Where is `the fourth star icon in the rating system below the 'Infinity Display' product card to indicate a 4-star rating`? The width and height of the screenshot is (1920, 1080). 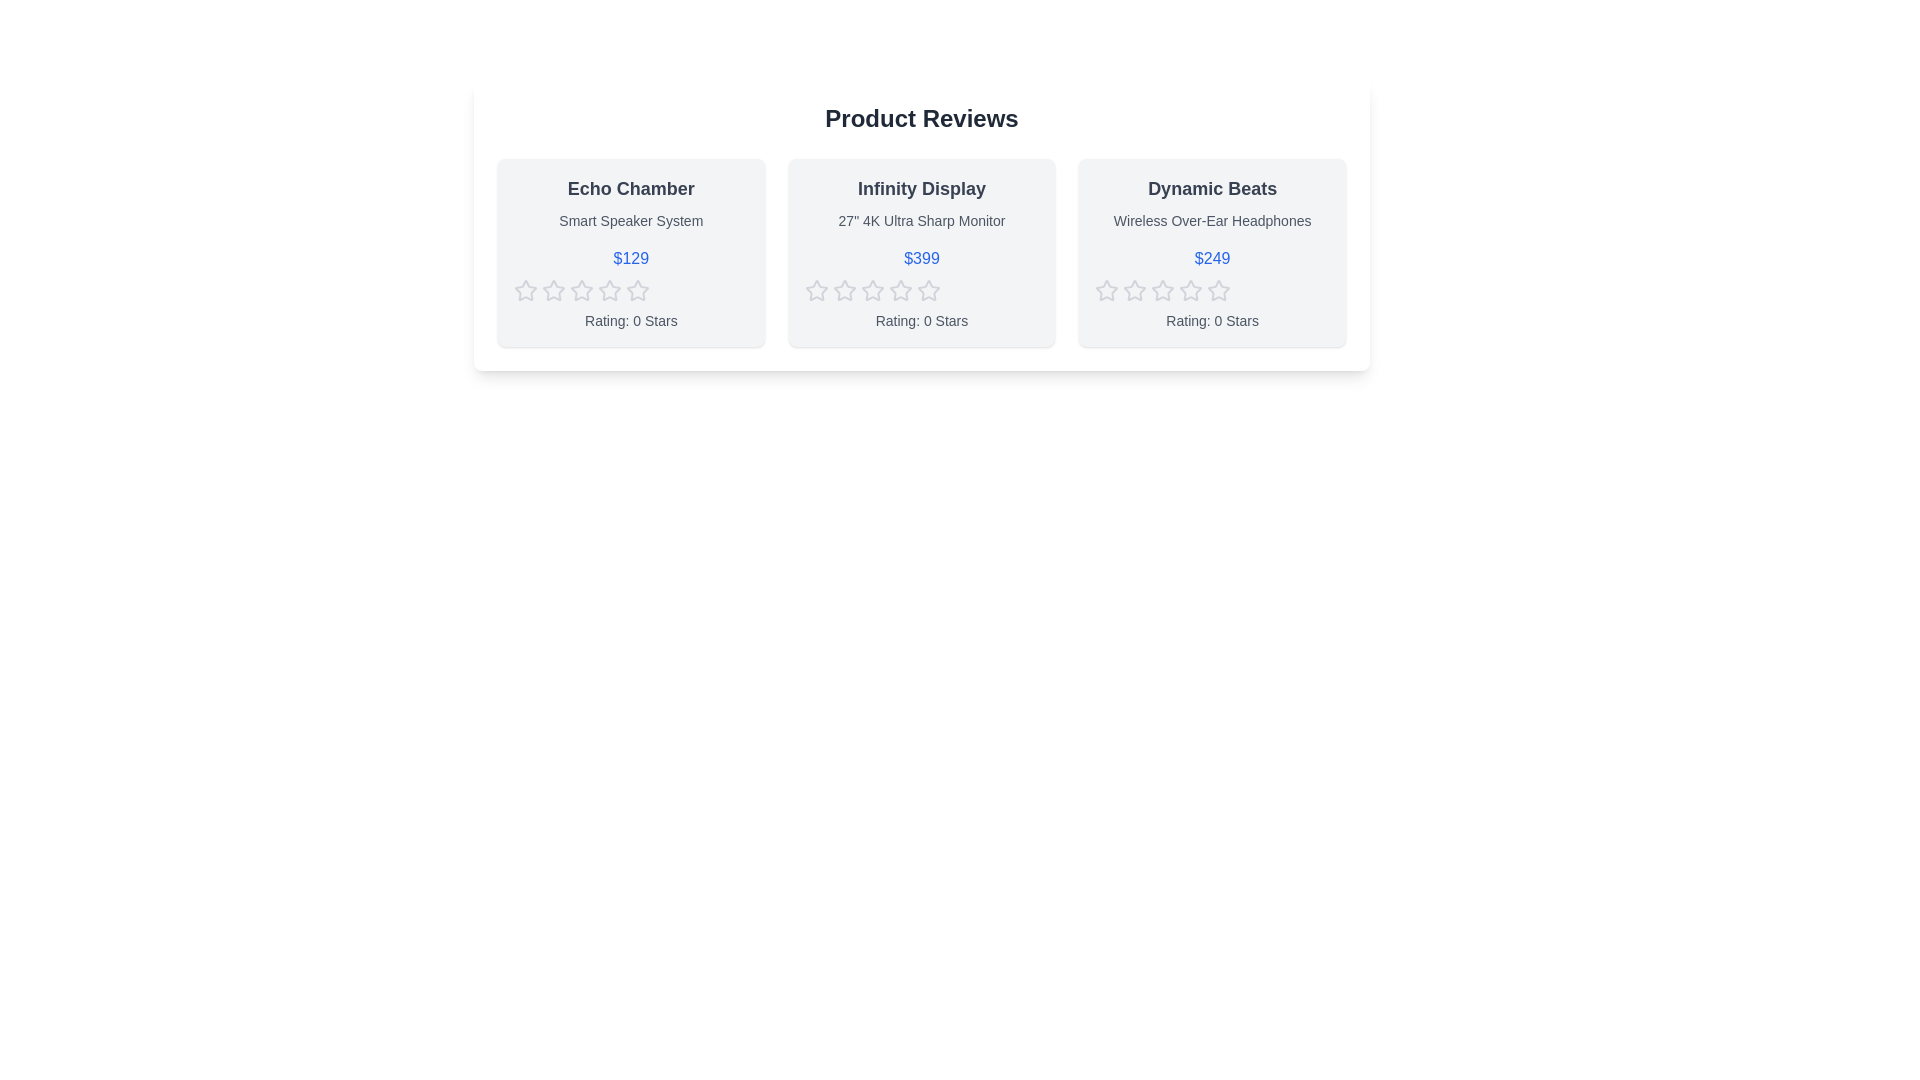 the fourth star icon in the rating system below the 'Infinity Display' product card to indicate a 4-star rating is located at coordinates (899, 290).